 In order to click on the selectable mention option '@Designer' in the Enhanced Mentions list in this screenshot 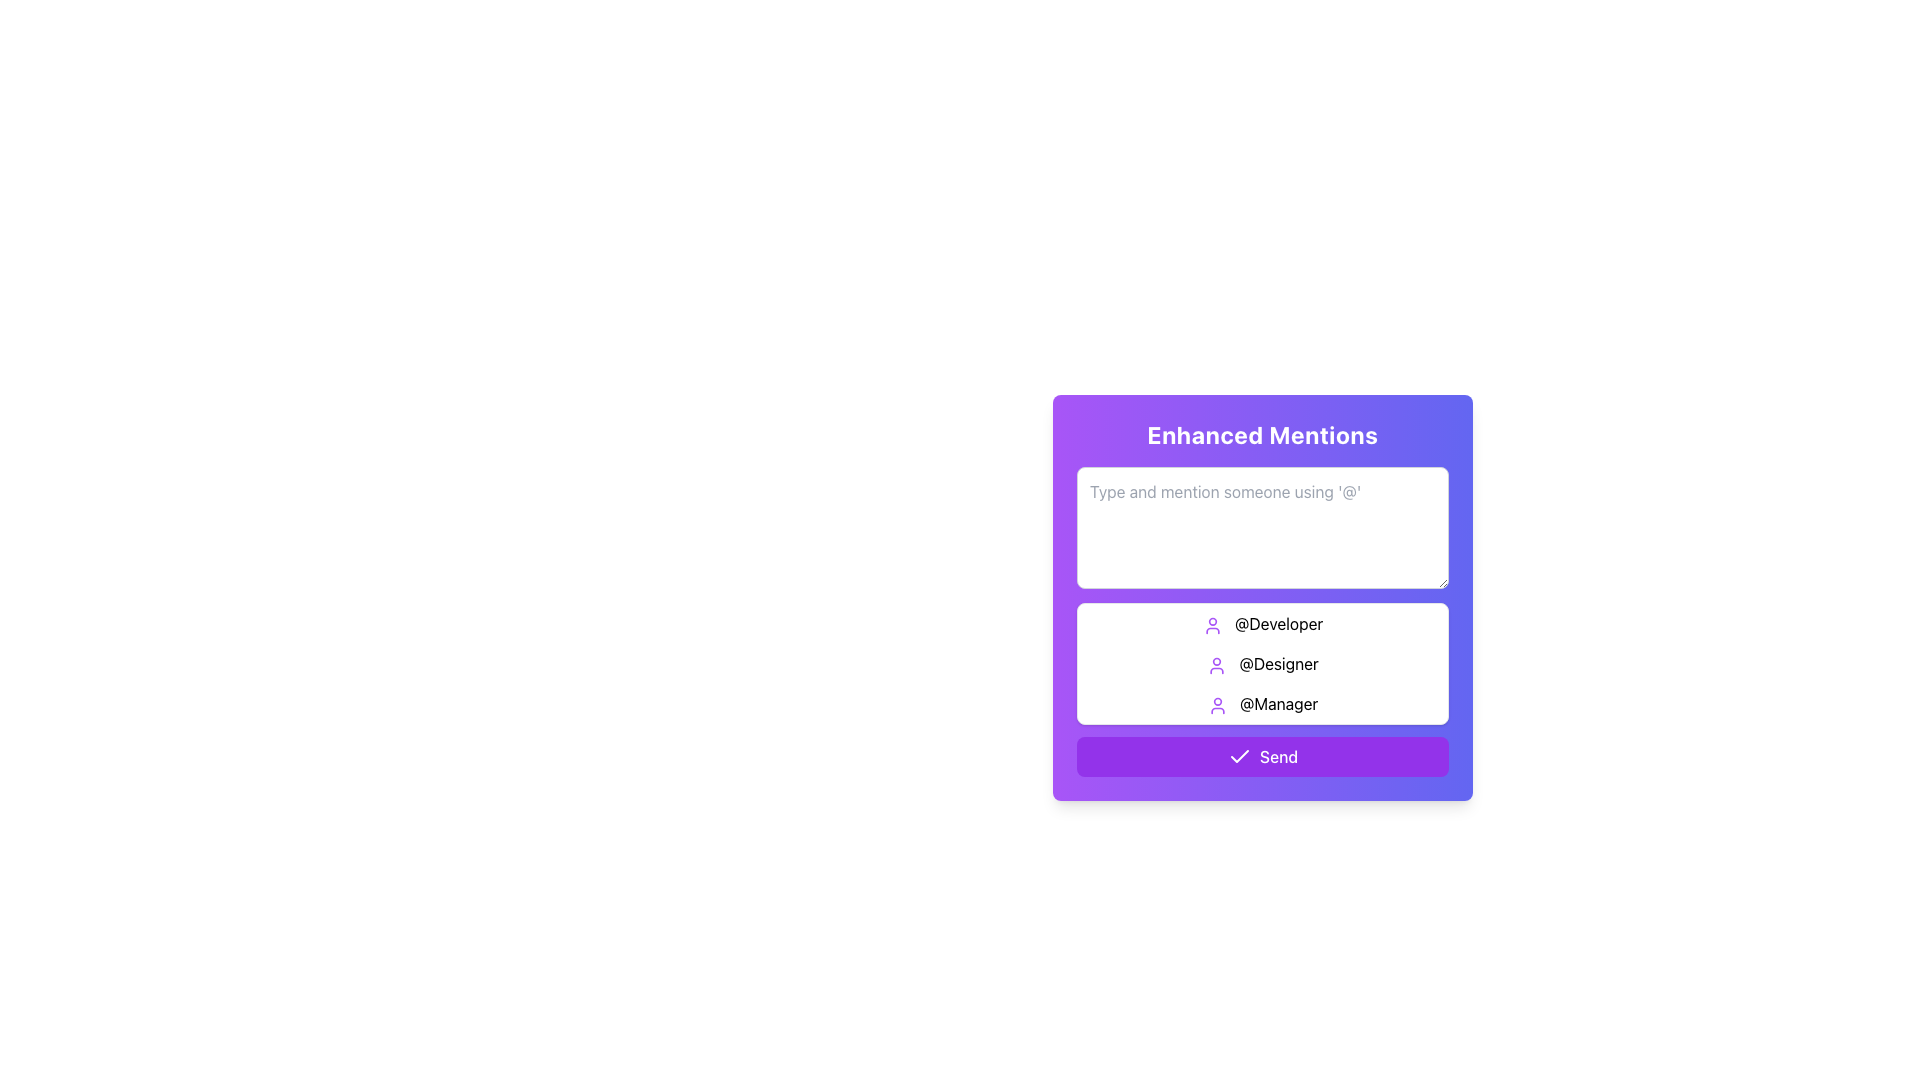, I will do `click(1261, 663)`.